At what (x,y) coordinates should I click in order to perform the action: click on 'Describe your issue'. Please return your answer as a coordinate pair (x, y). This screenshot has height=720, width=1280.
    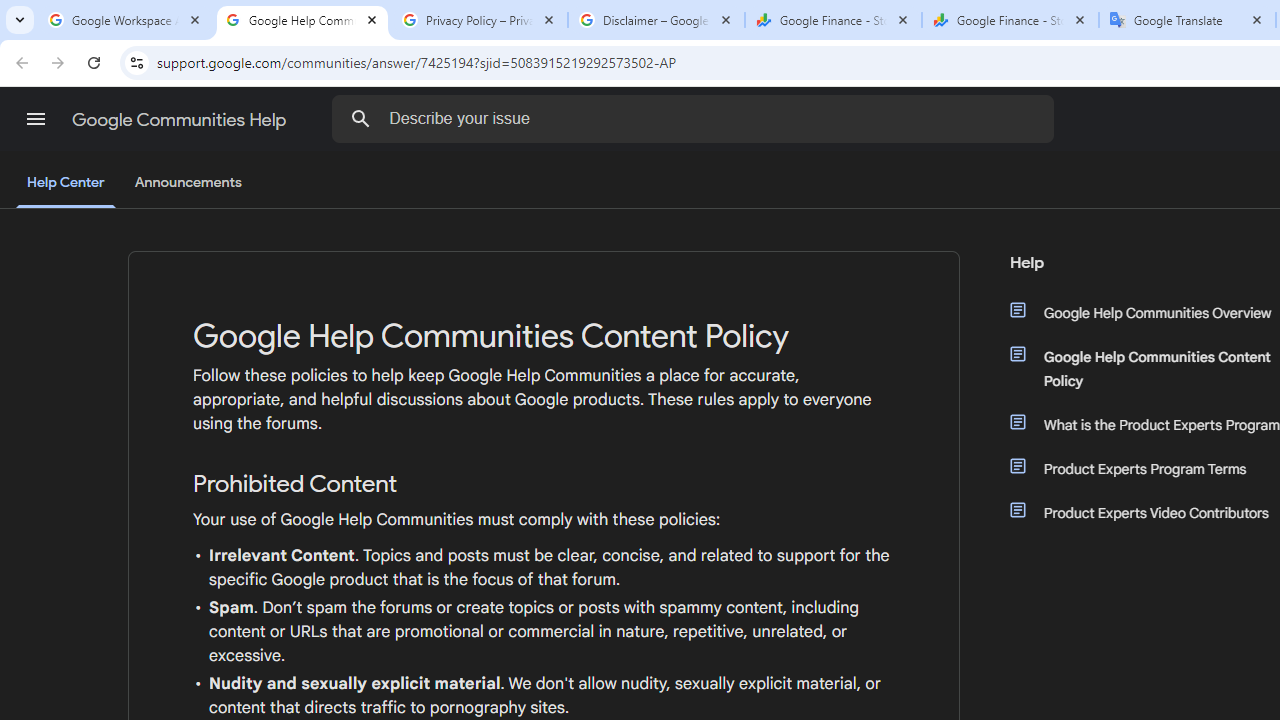
    Looking at the image, I should click on (696, 118).